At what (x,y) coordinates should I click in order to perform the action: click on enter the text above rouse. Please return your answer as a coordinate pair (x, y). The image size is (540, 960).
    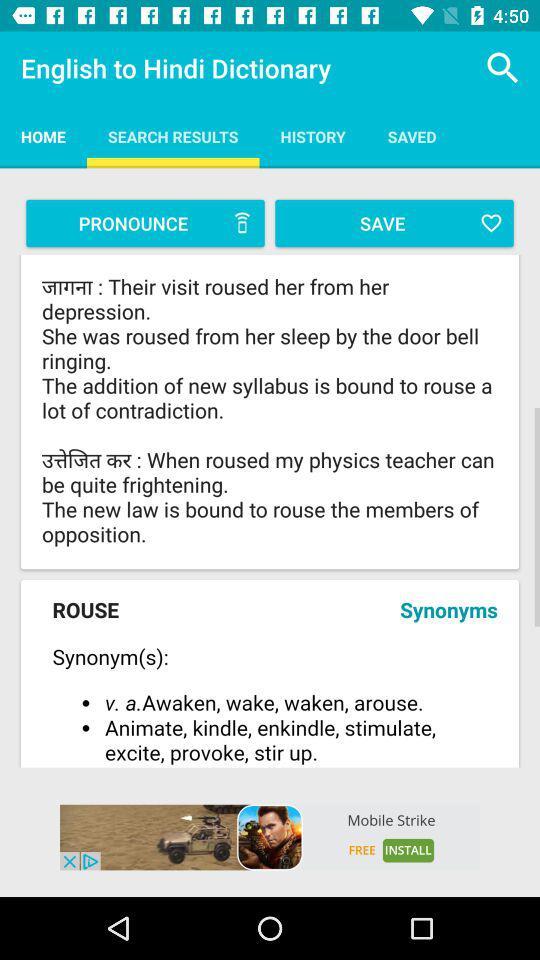
    Looking at the image, I should click on (270, 409).